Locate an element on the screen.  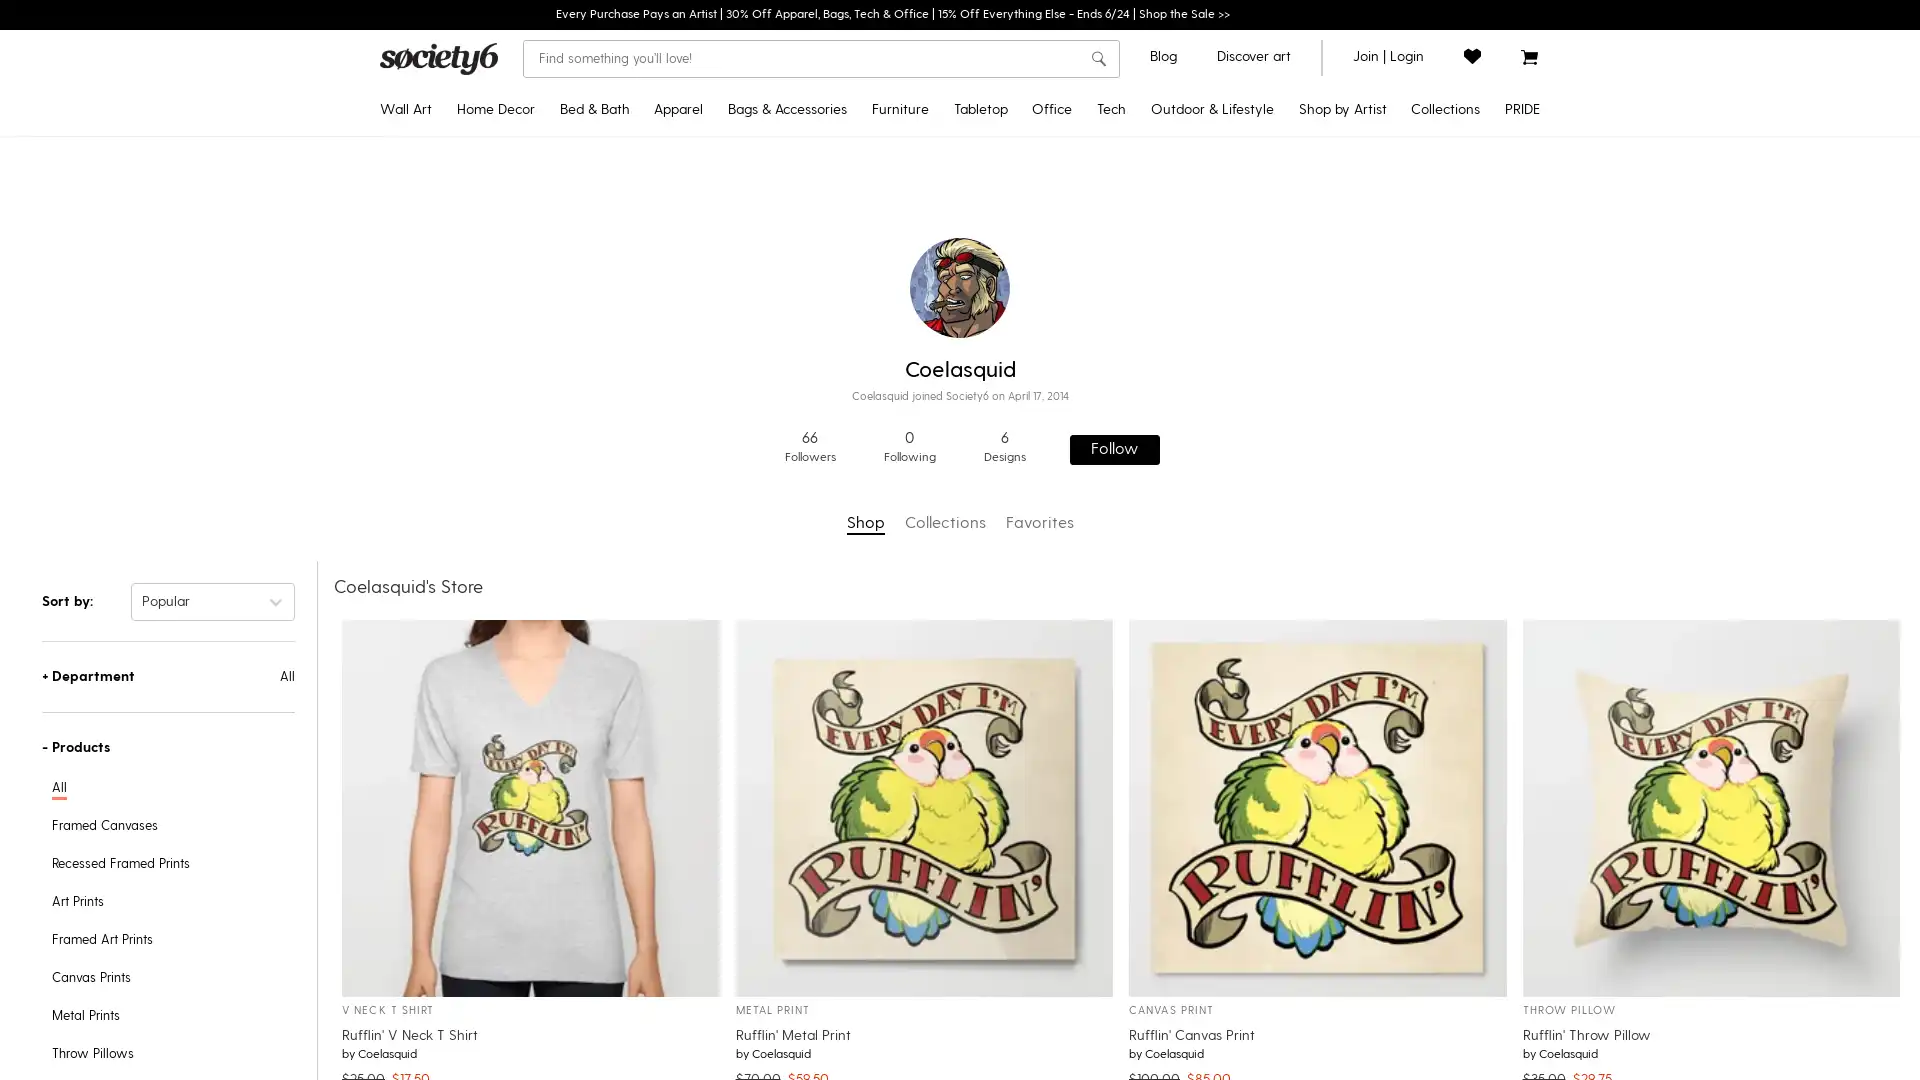
Support Ukrainian Artists is located at coordinates (1288, 353).